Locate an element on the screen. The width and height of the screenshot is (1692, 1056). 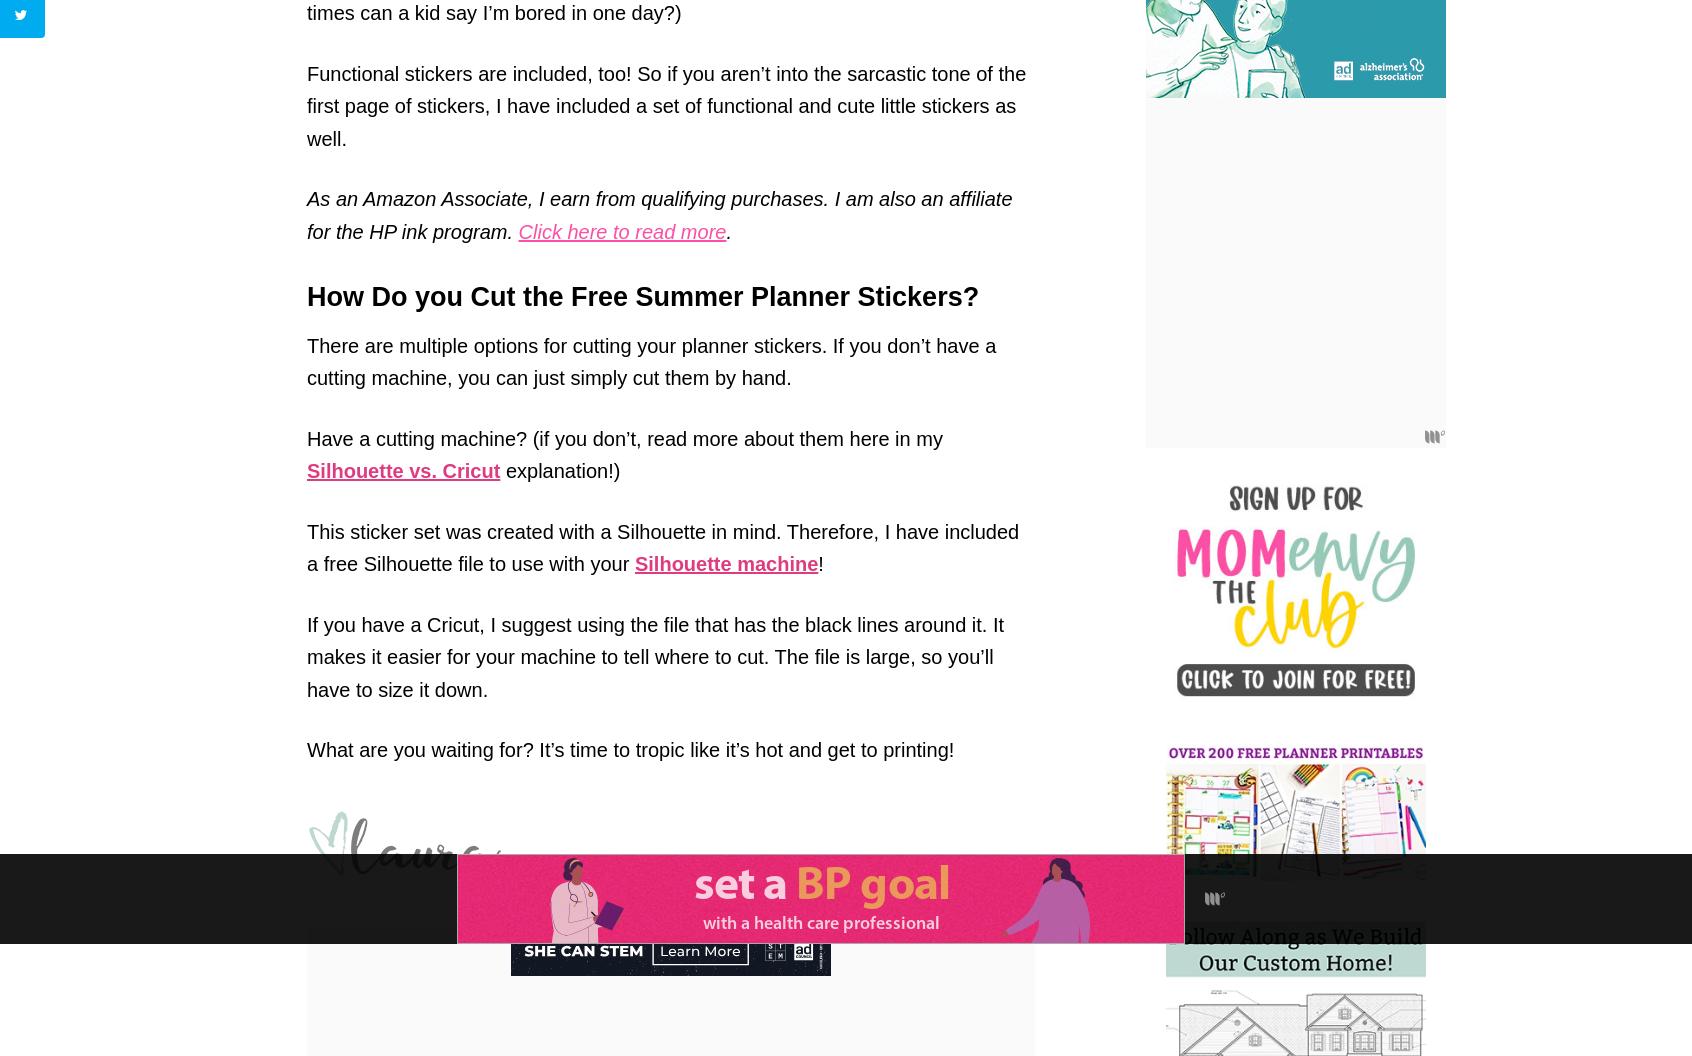
'explanation!)' is located at coordinates (499, 469).